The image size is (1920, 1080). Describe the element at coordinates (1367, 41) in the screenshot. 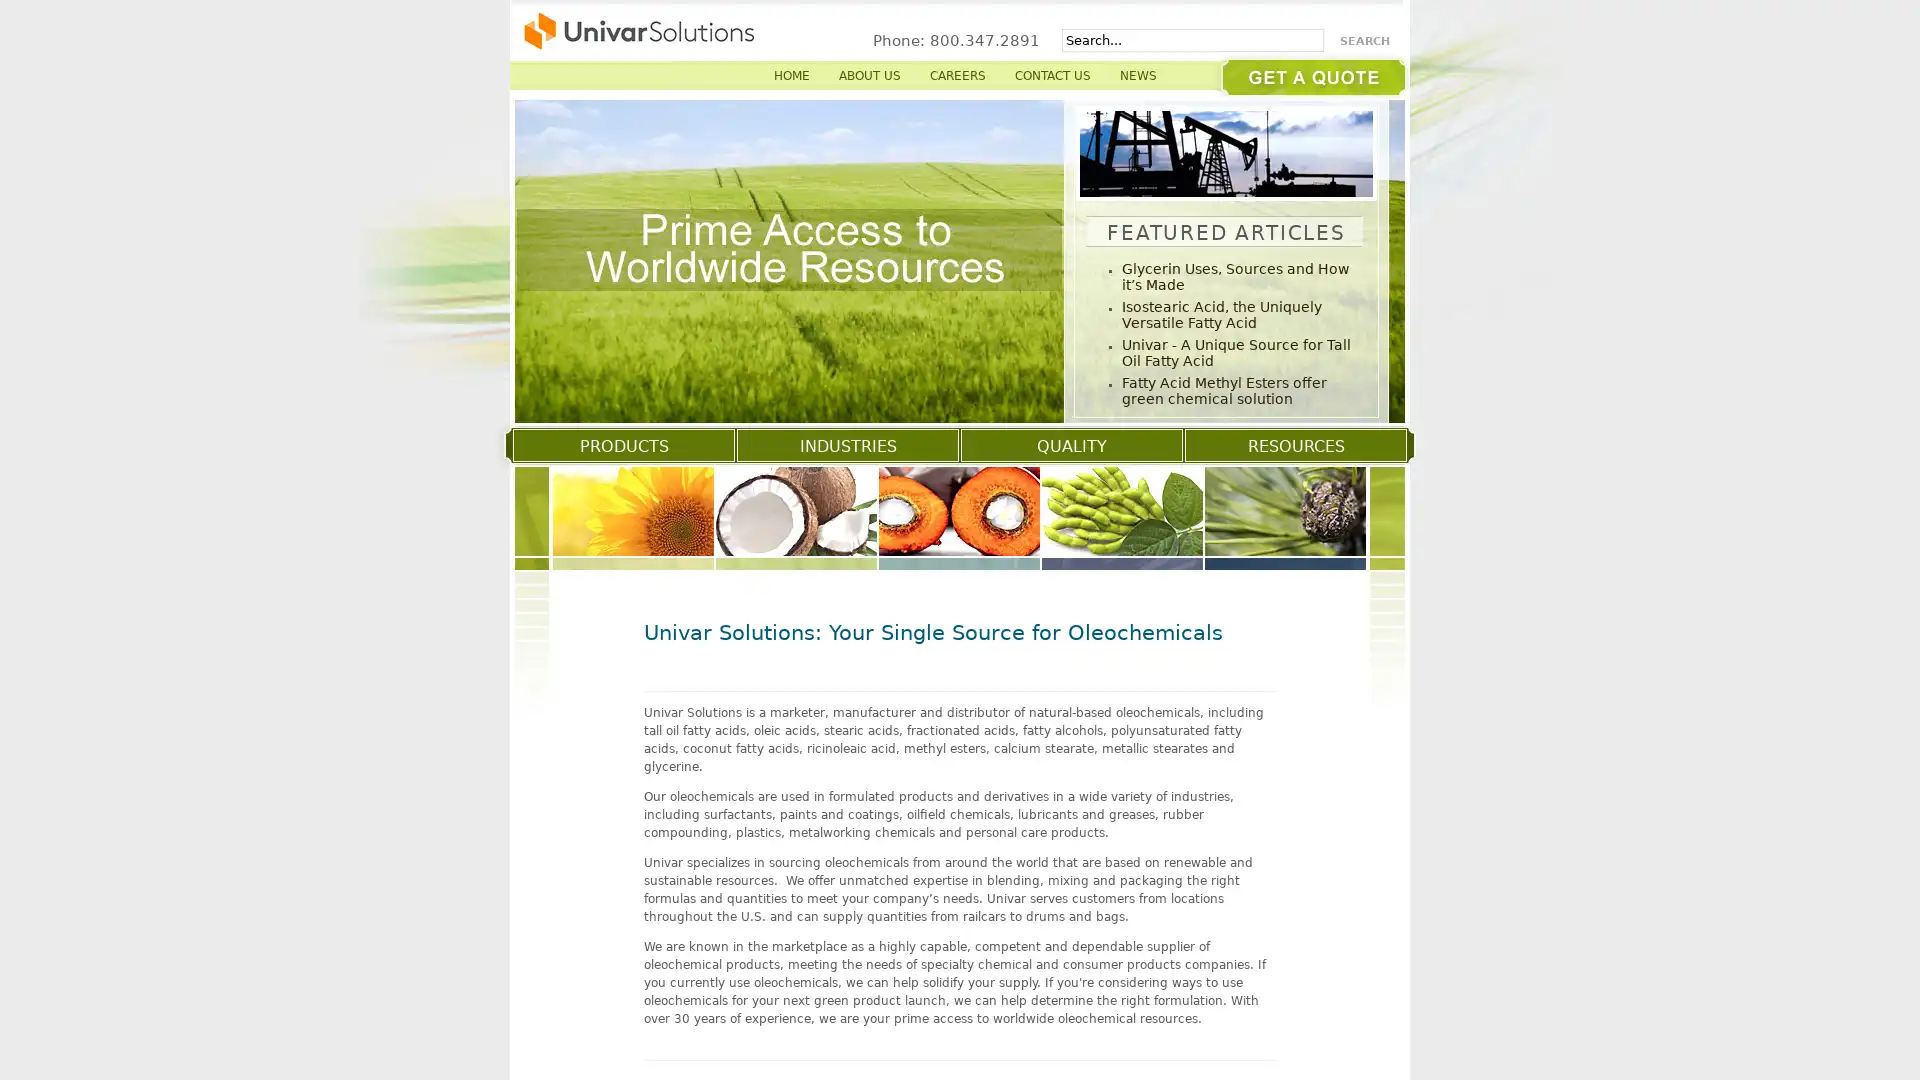

I see `Search` at that location.